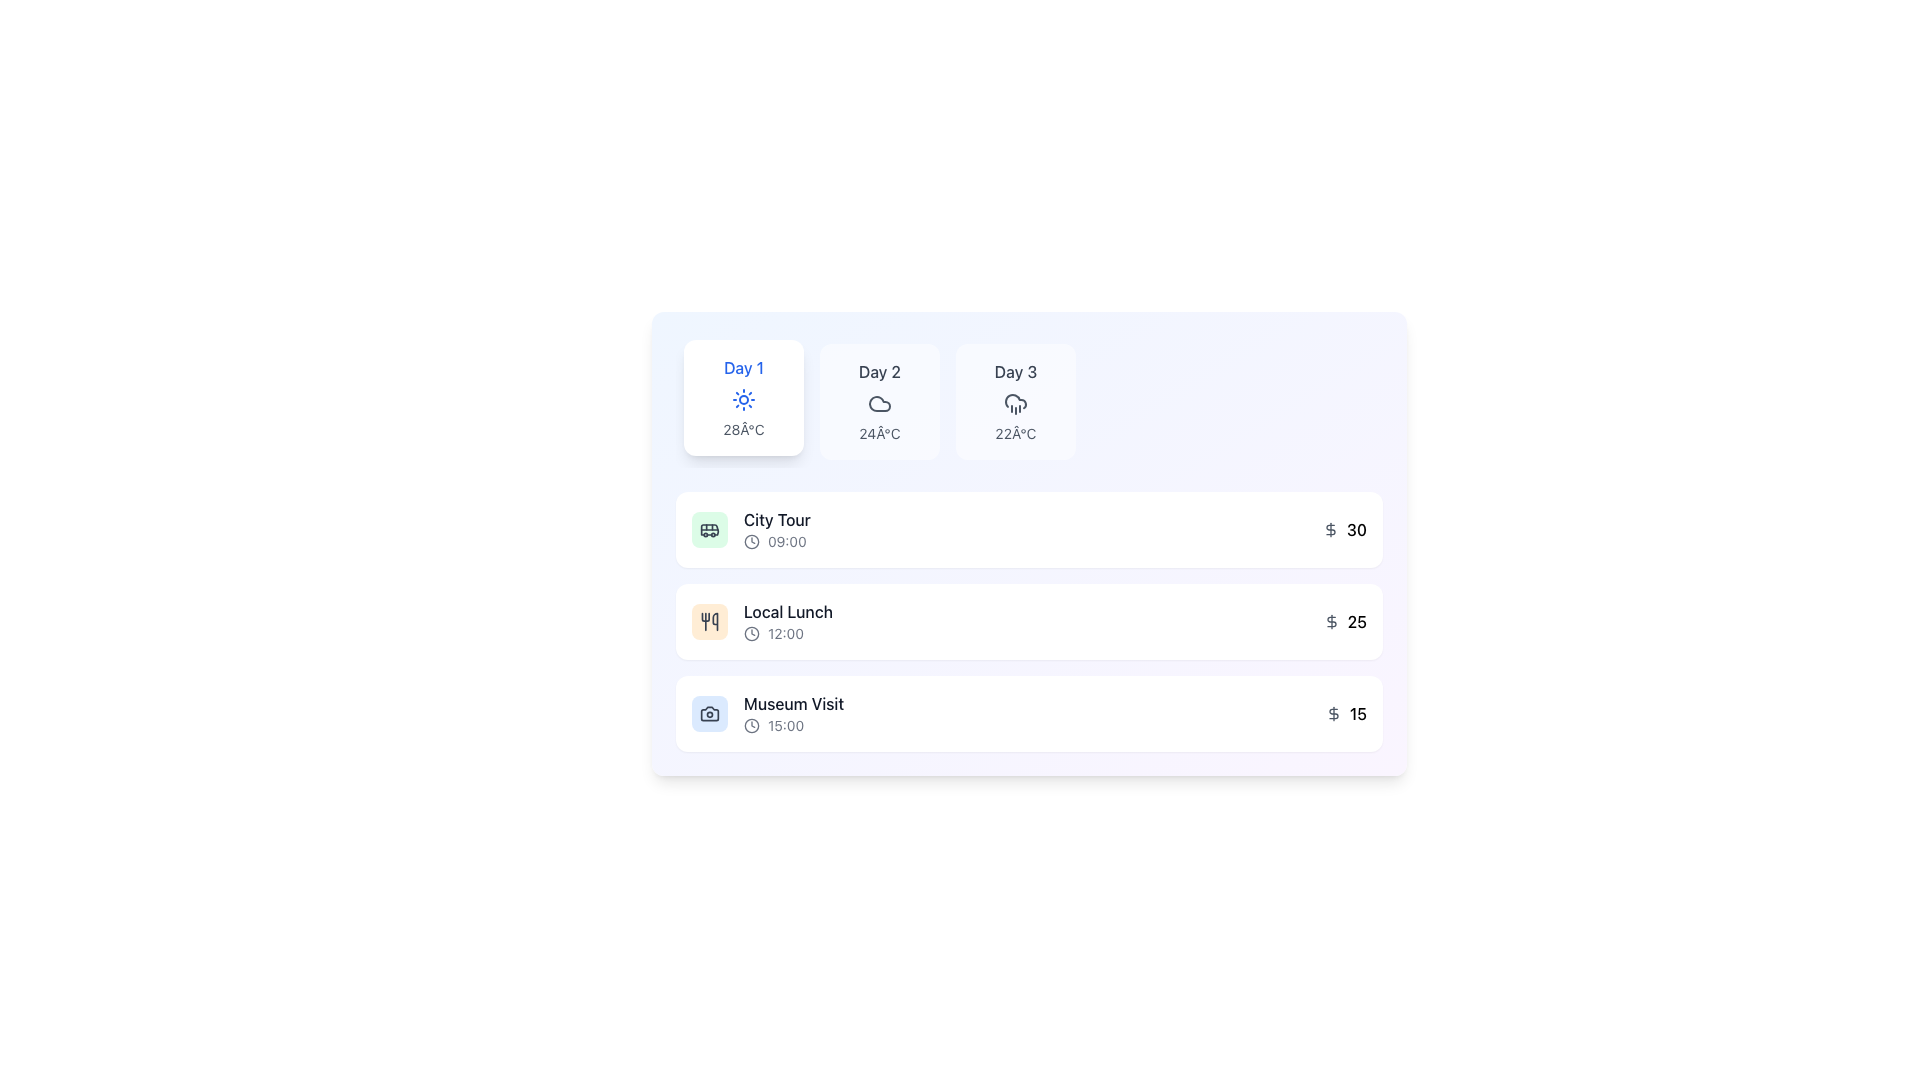  Describe the element at coordinates (750, 528) in the screenshot. I see `information from the itinerary listing for the scheduled city tour activity at 09:00, which is located in the first row of the vertical list under the 'Day 1' header` at that location.